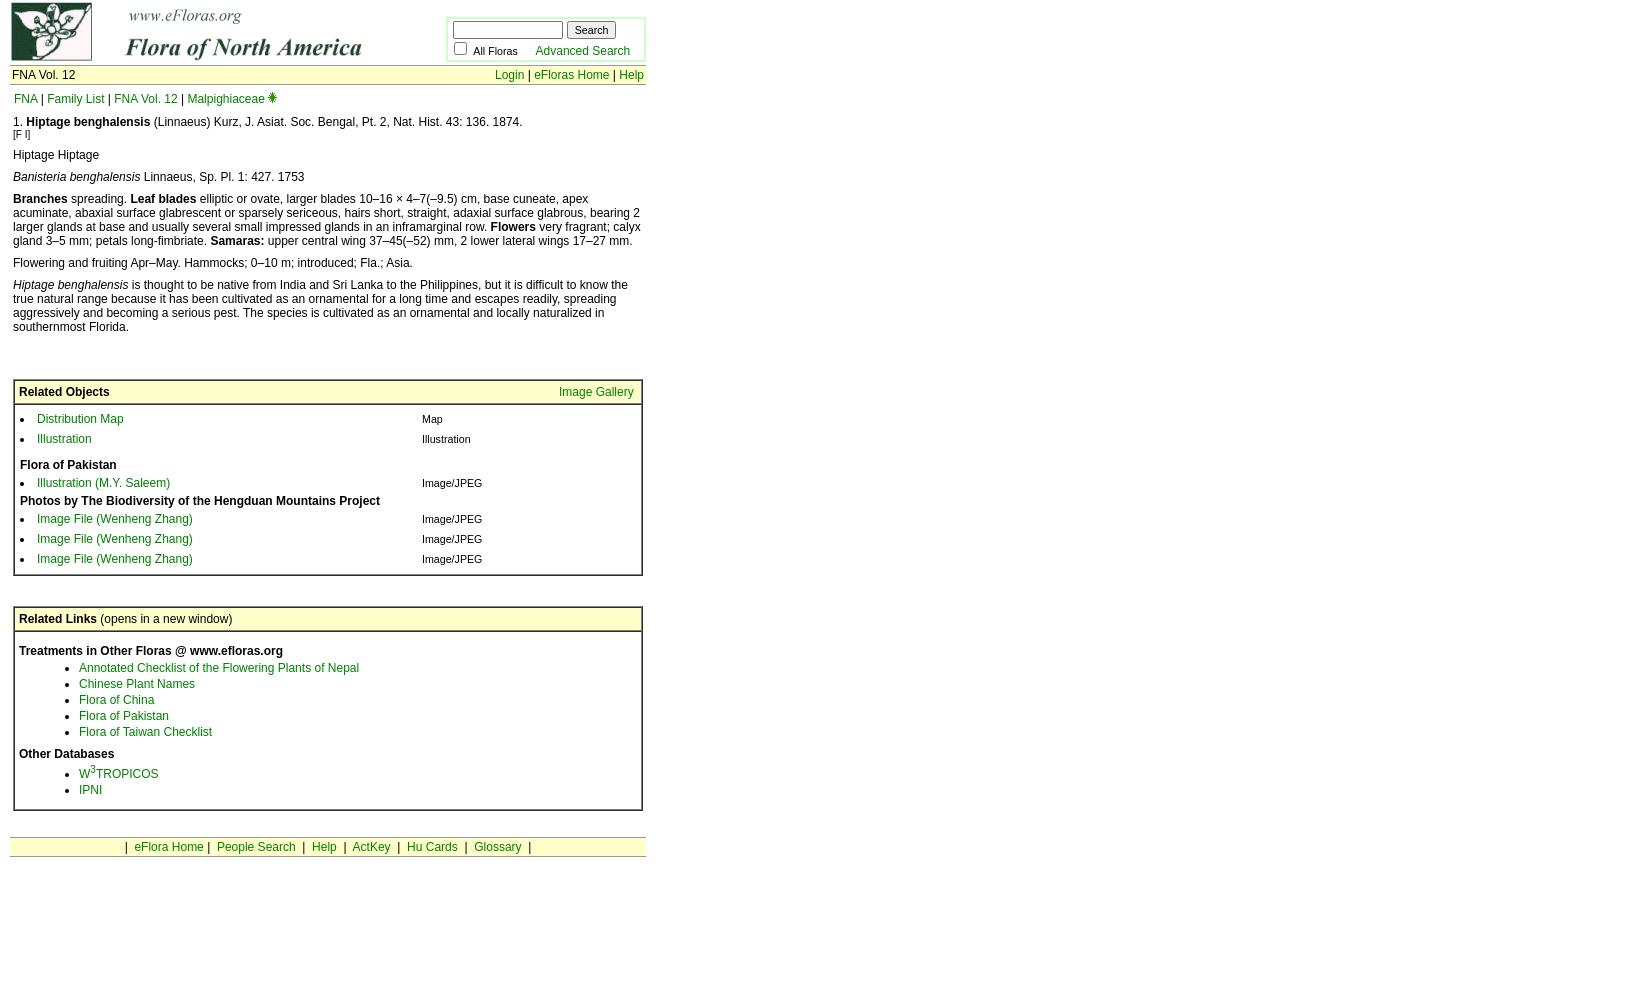  I want to click on '(Linnaeus) Kurz, J. Asiat. Soc. Bengal, Pt. 2, Nat. Hist.  43: 136.  1874.', so click(335, 121).